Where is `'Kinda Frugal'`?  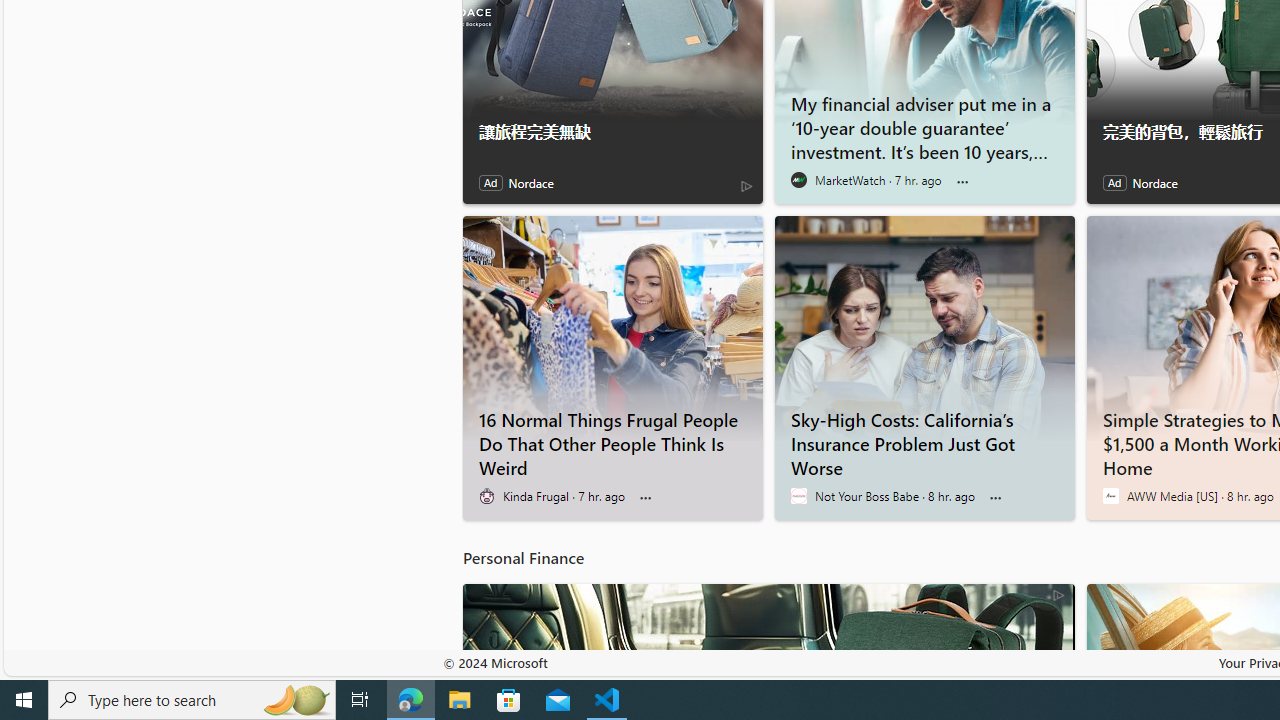 'Kinda Frugal' is located at coordinates (486, 495).